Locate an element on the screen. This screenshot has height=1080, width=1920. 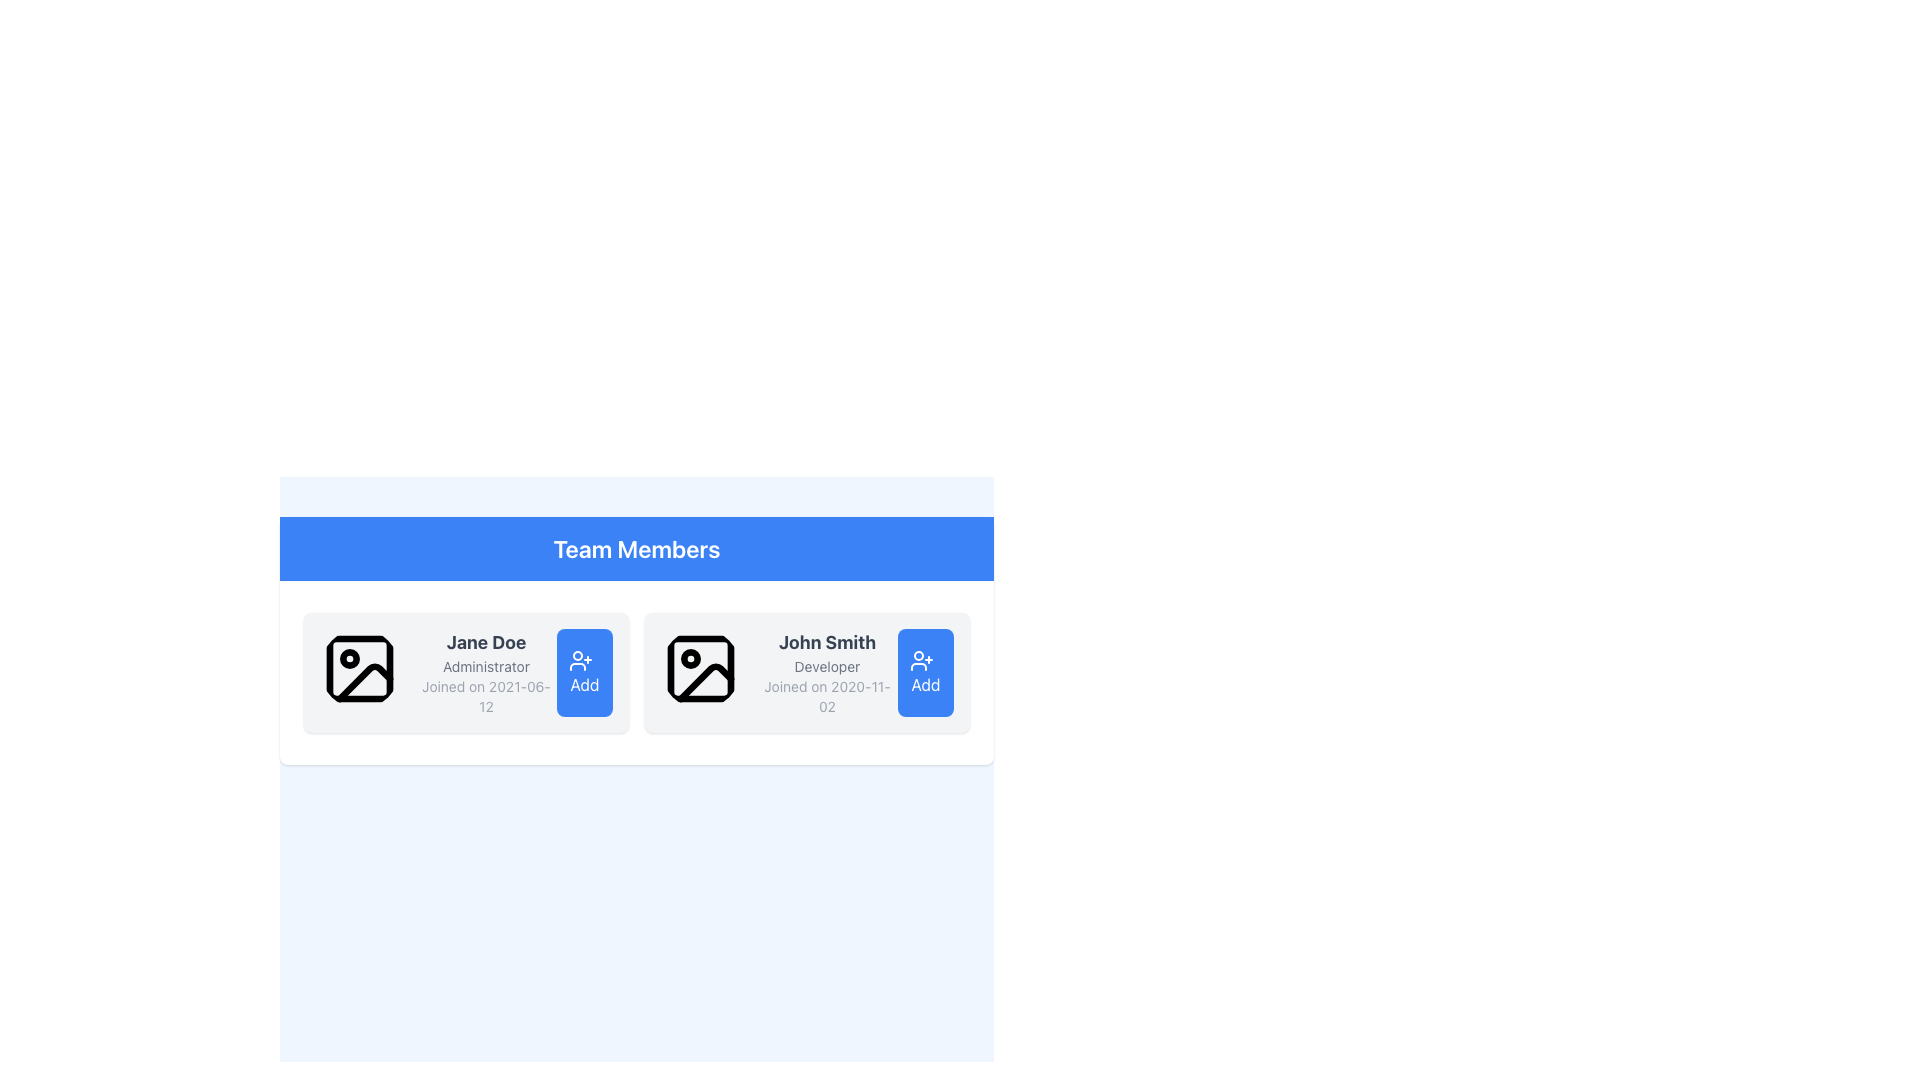
the text label displaying 'Developer' which is located beneath 'John Smith' and above 'Joined on 2020-11-02' in the user information card is located at coordinates (827, 667).